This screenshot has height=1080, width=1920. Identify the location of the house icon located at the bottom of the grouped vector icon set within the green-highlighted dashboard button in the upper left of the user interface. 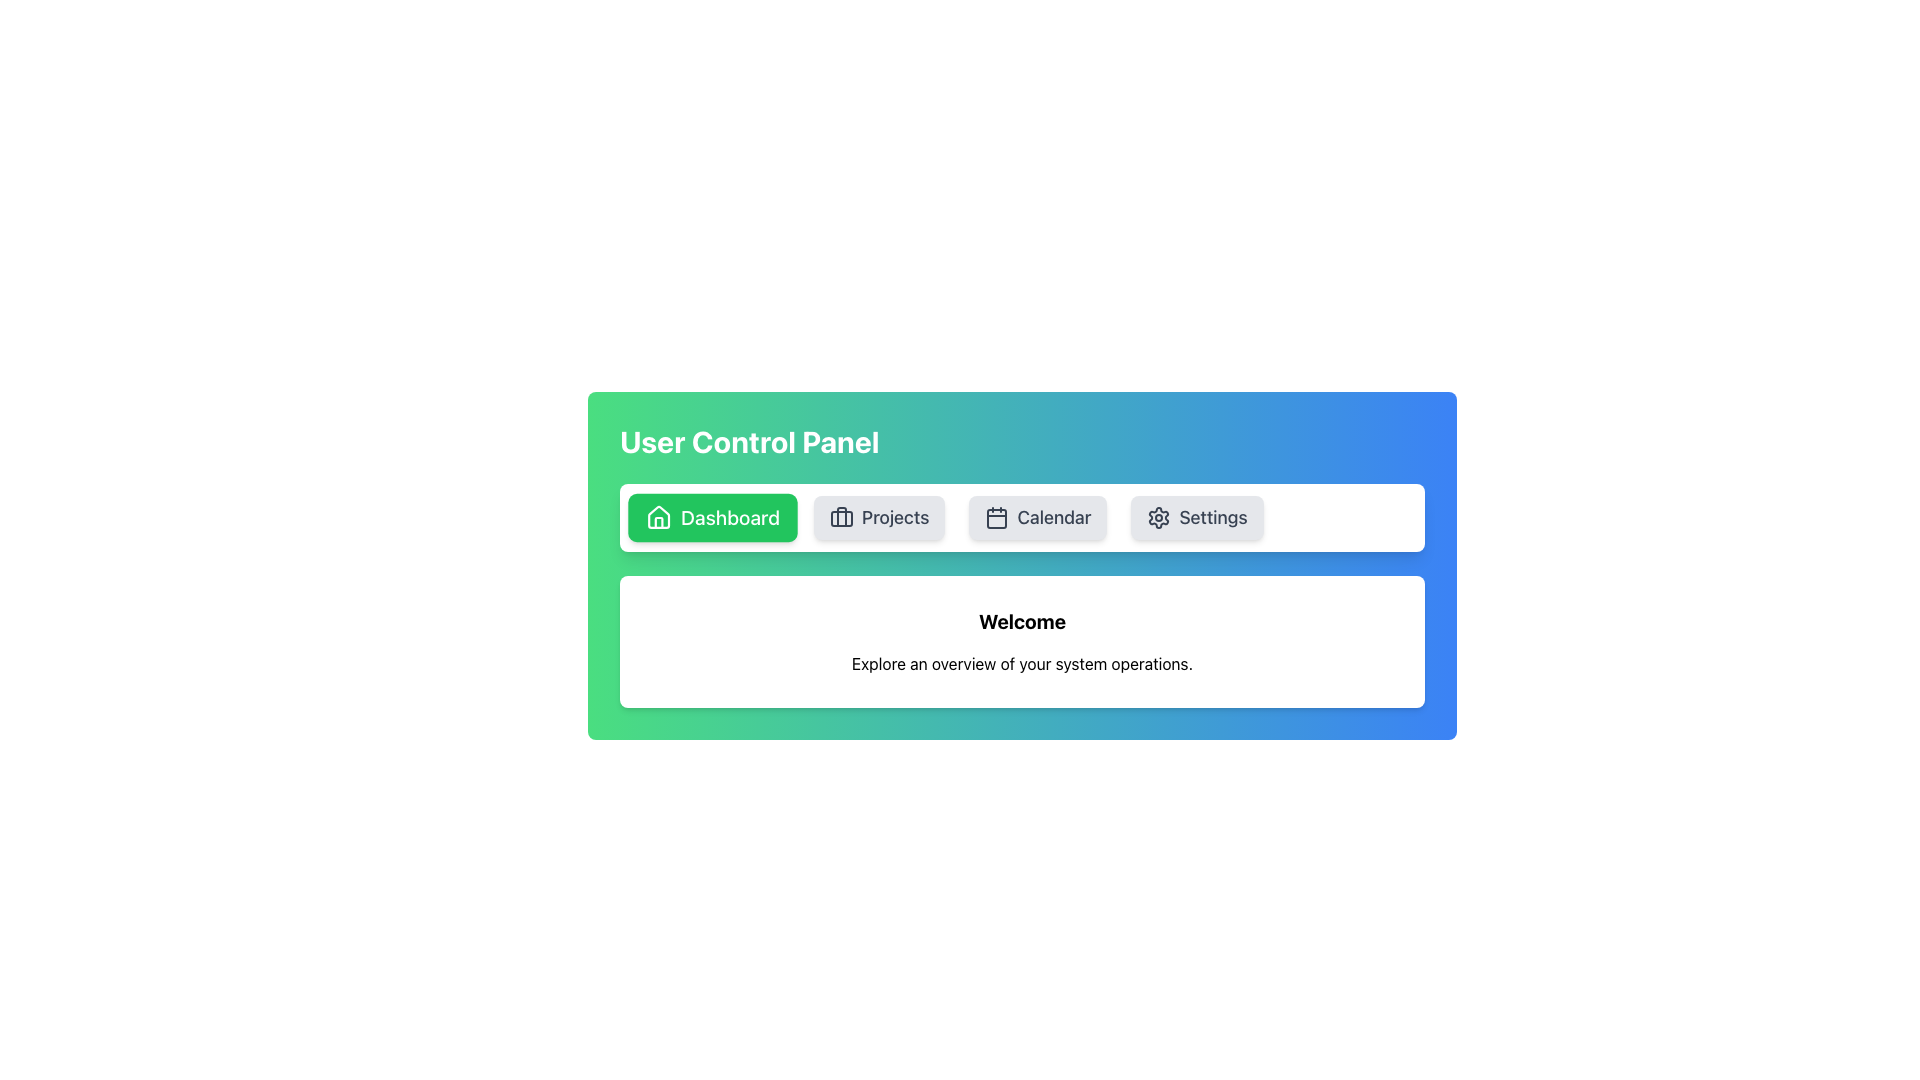
(659, 516).